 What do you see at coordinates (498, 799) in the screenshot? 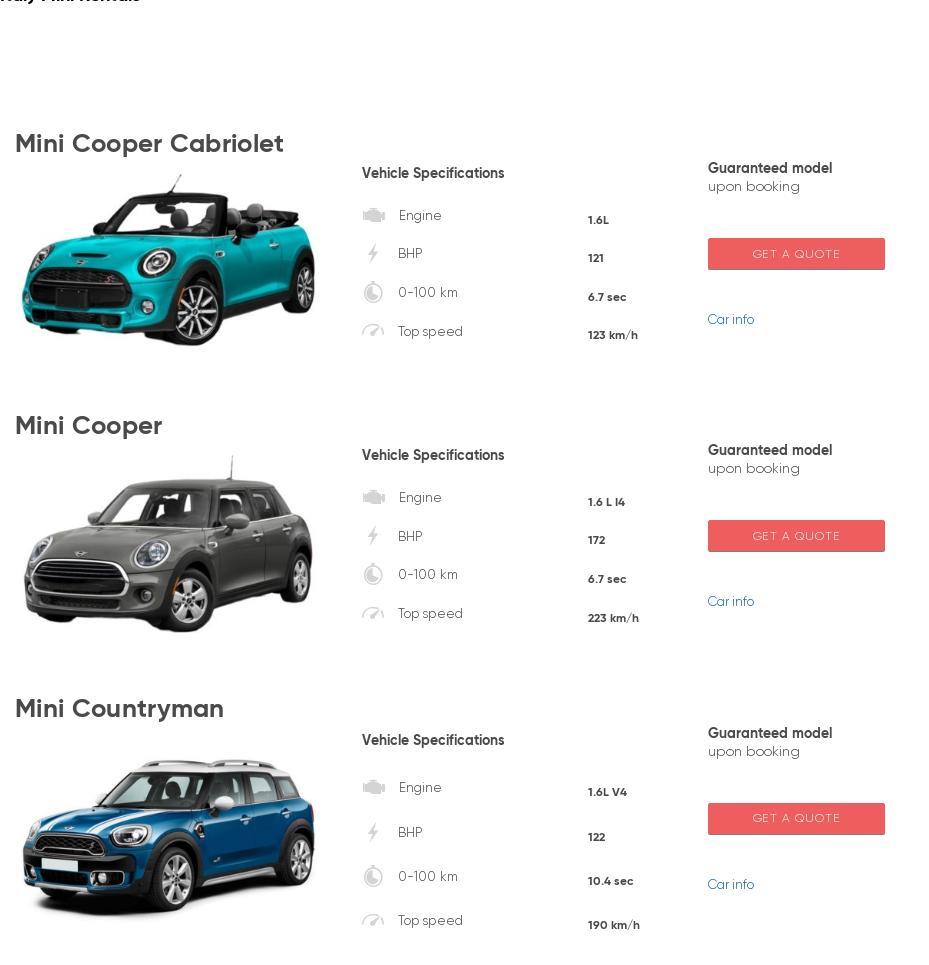
I see `'EXCELLENCE'` at bounding box center [498, 799].